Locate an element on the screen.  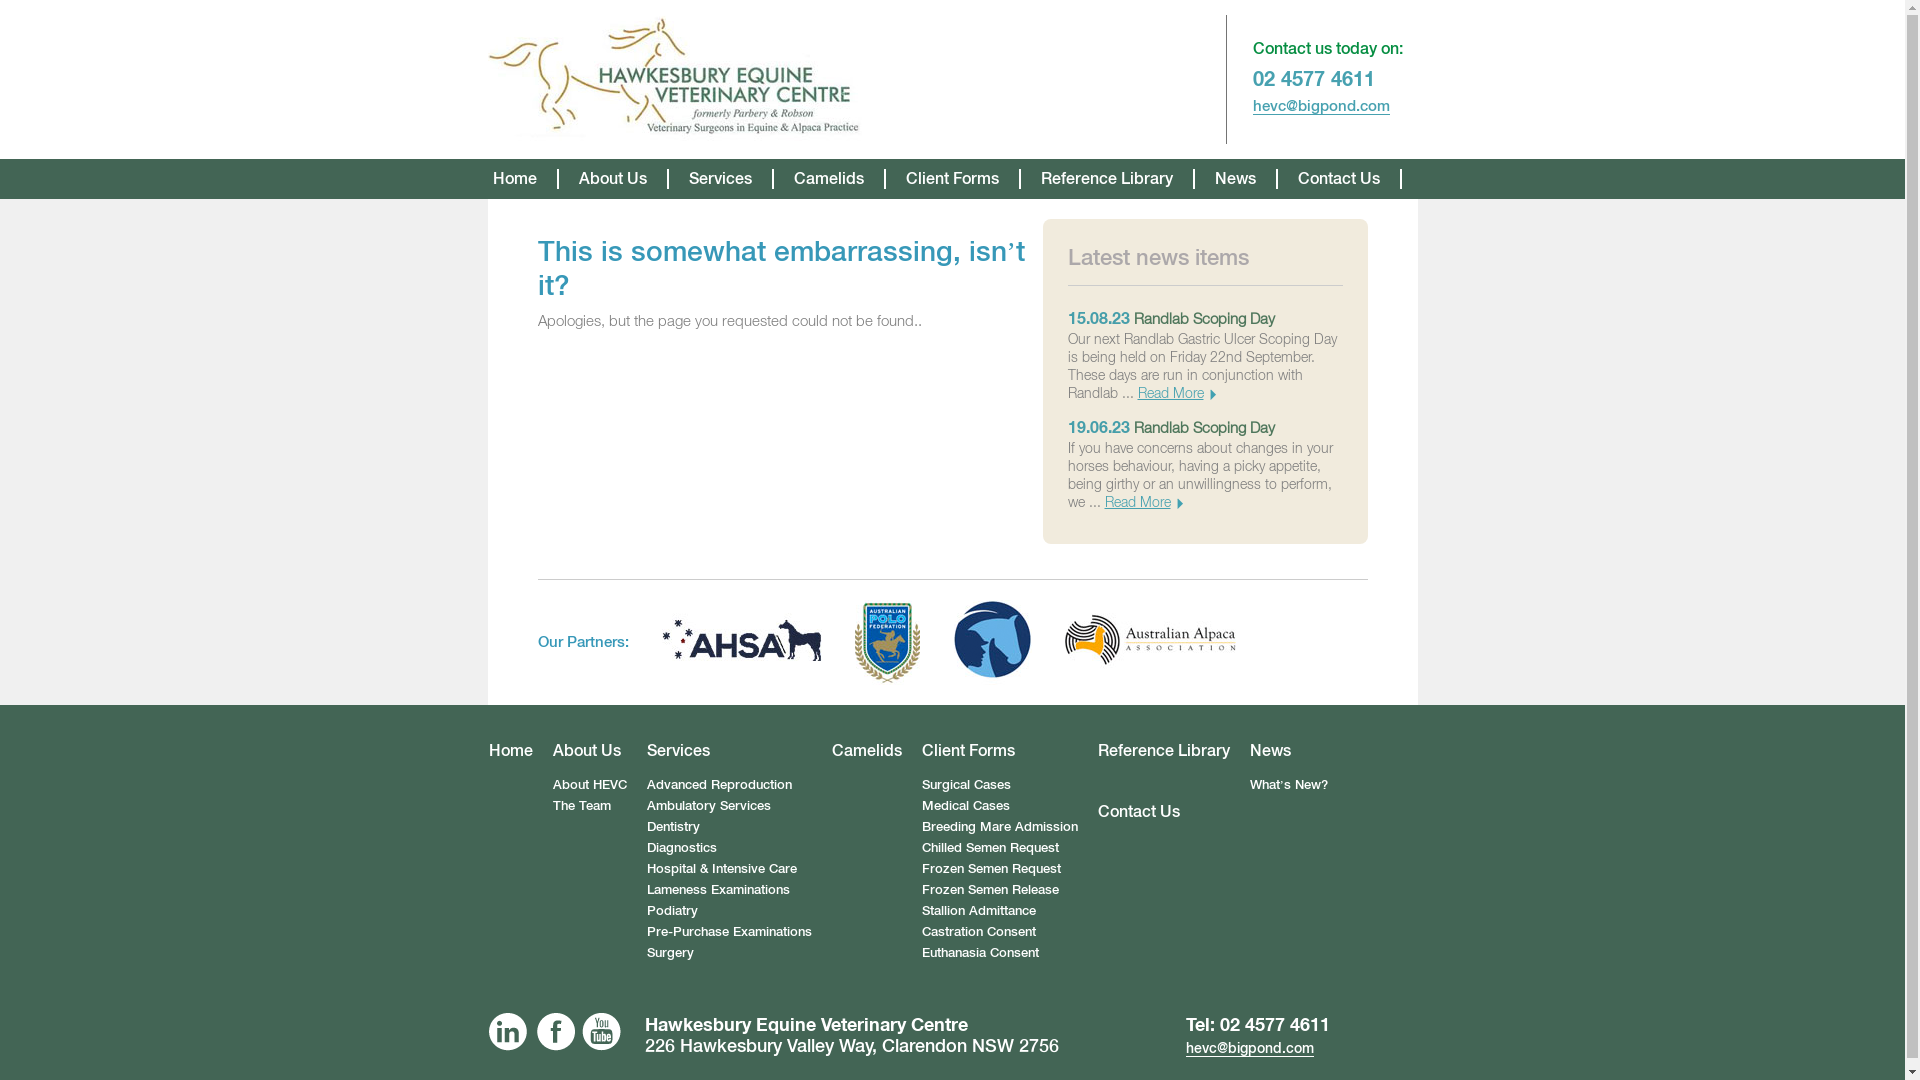
'Pre-Purchase Examinations' is located at coordinates (728, 931).